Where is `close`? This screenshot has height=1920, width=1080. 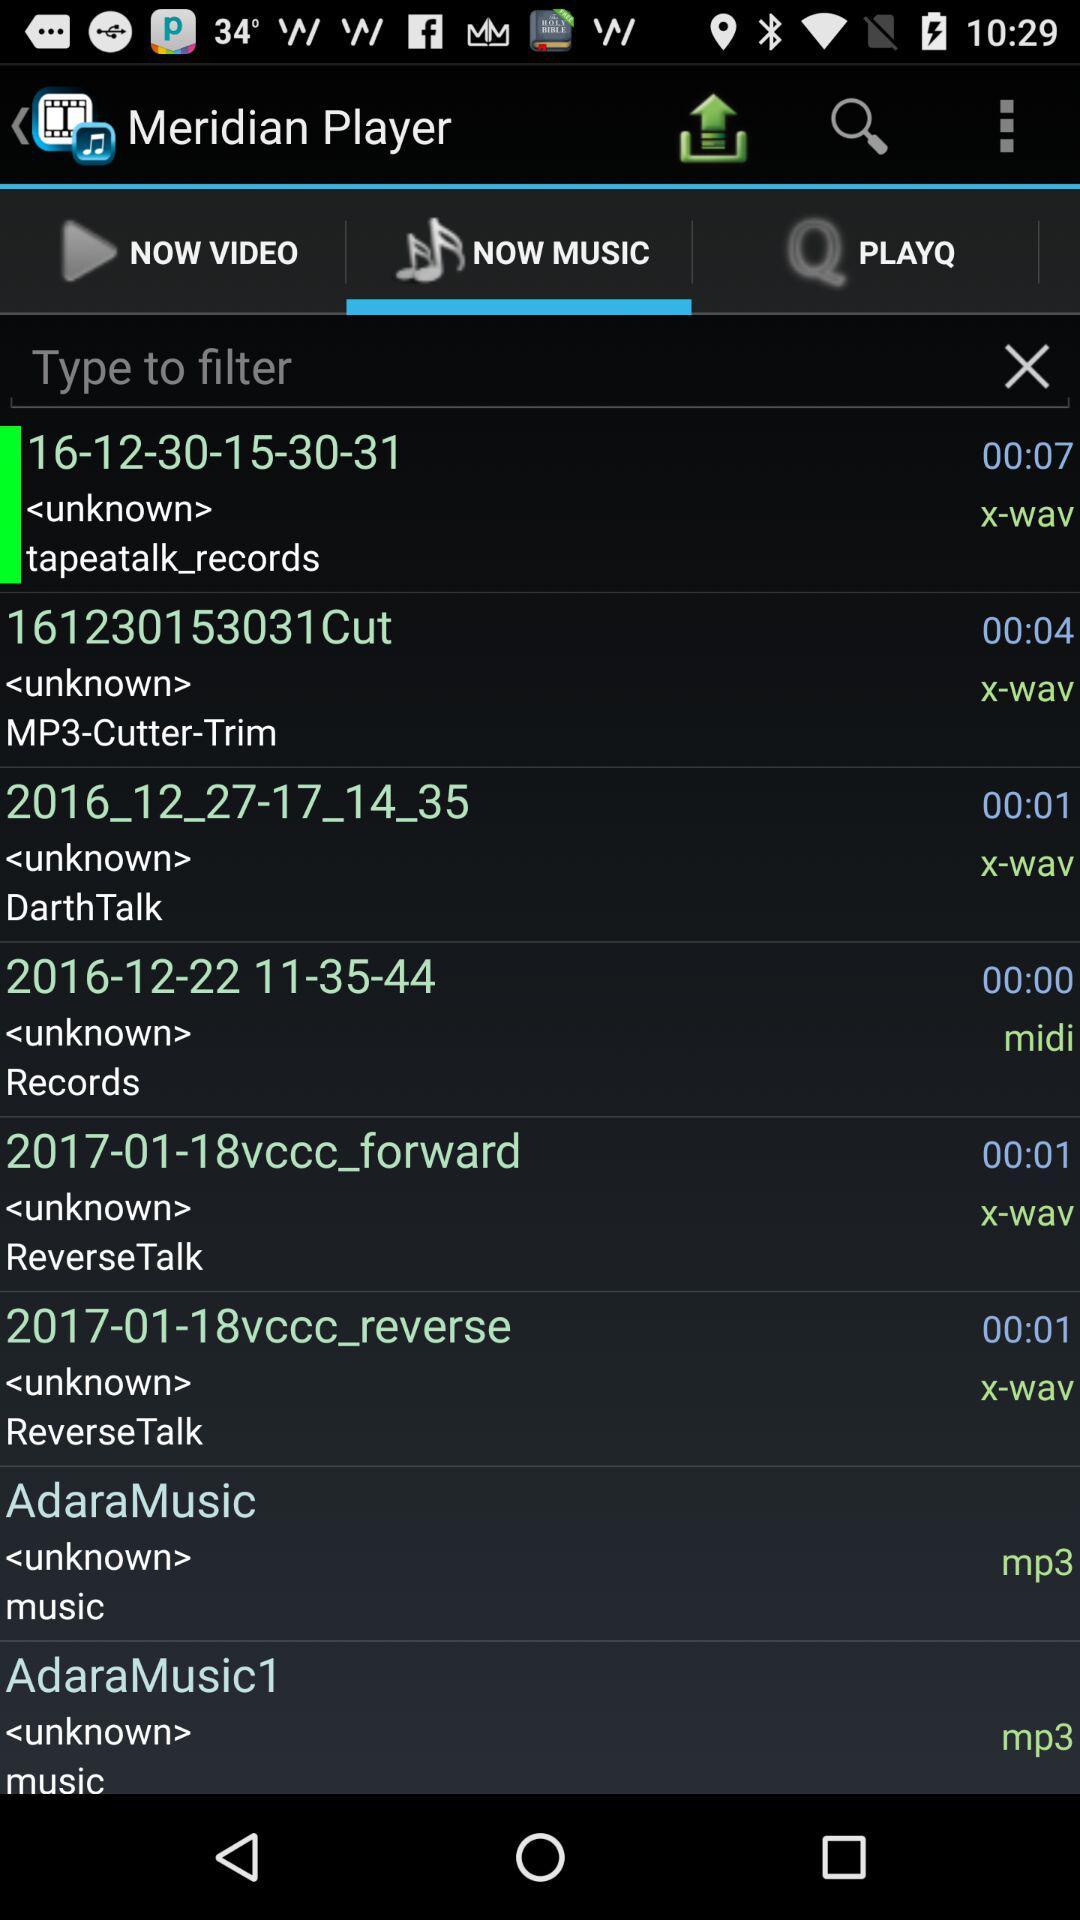 close is located at coordinates (1027, 366).